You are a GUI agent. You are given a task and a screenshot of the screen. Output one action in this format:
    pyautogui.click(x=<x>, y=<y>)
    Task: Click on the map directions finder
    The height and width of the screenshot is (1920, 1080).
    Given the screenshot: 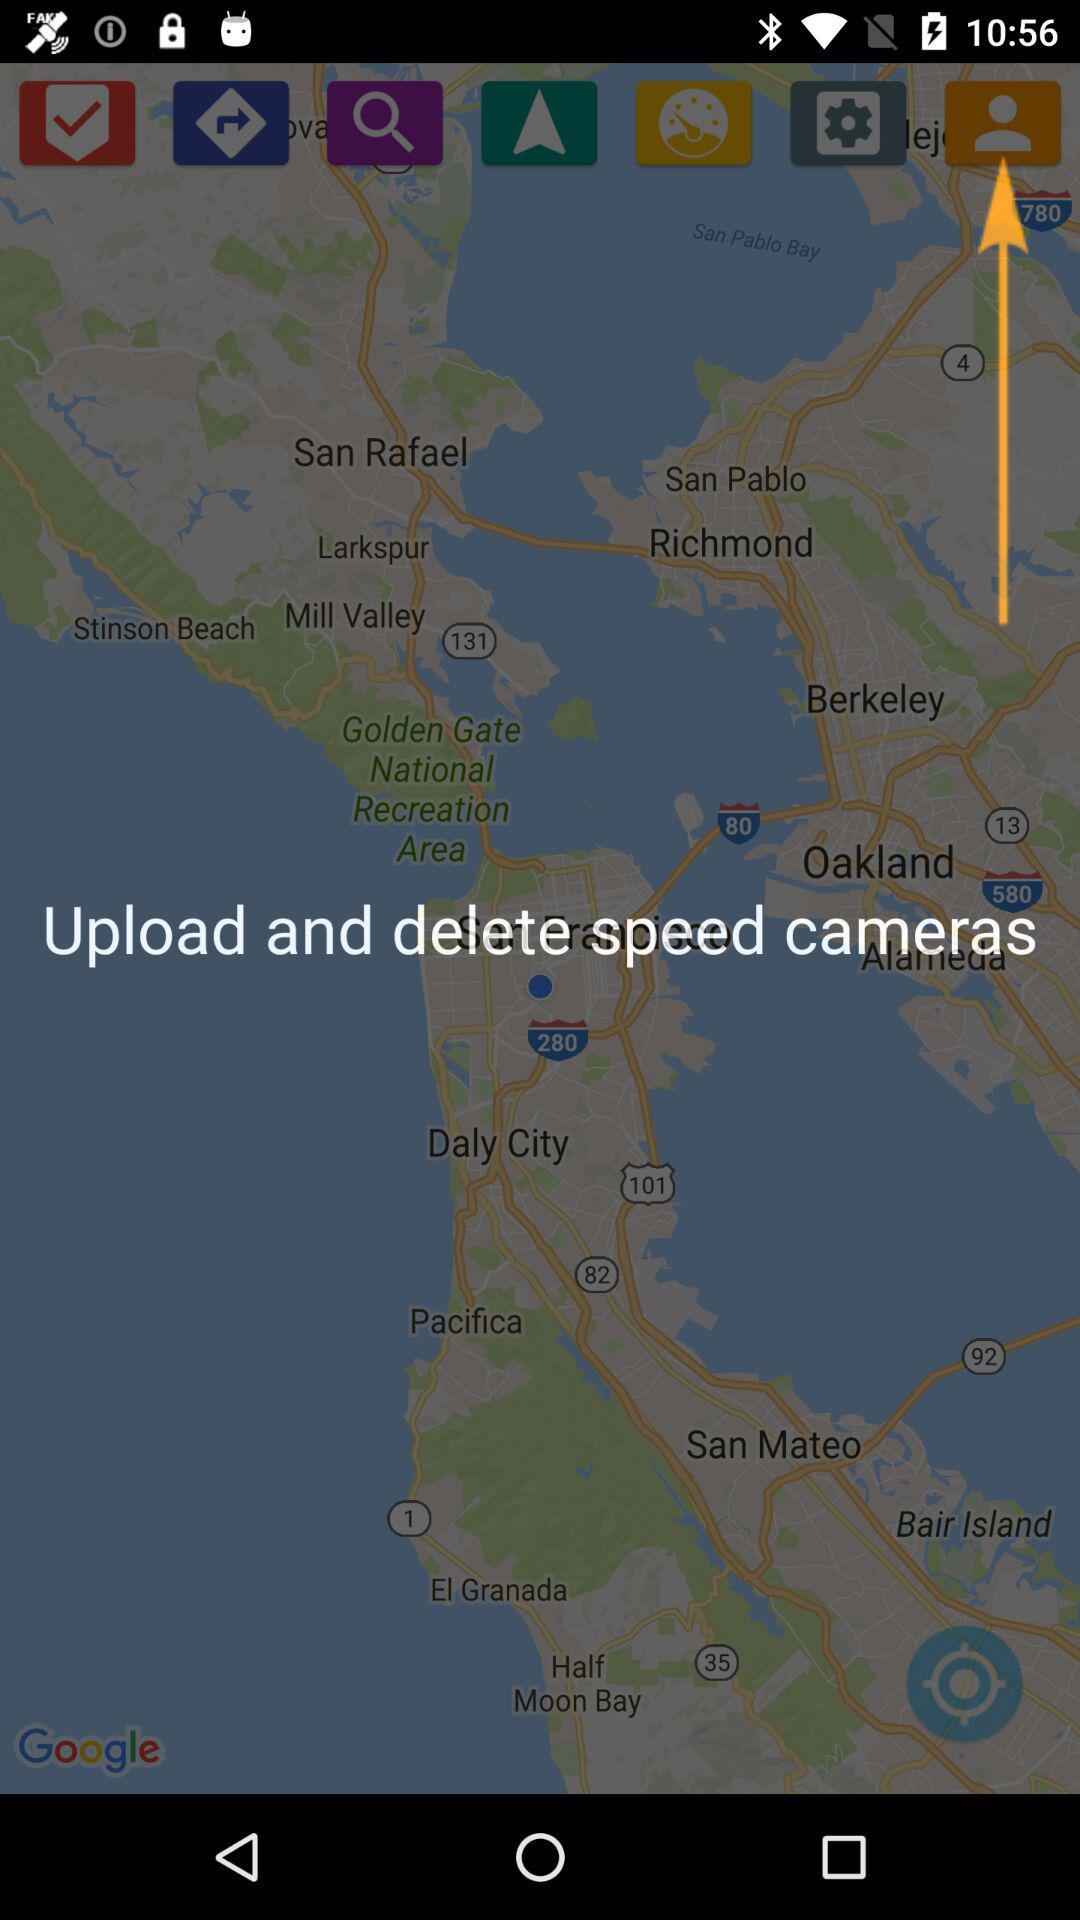 What is the action you would take?
    pyautogui.click(x=963, y=1693)
    